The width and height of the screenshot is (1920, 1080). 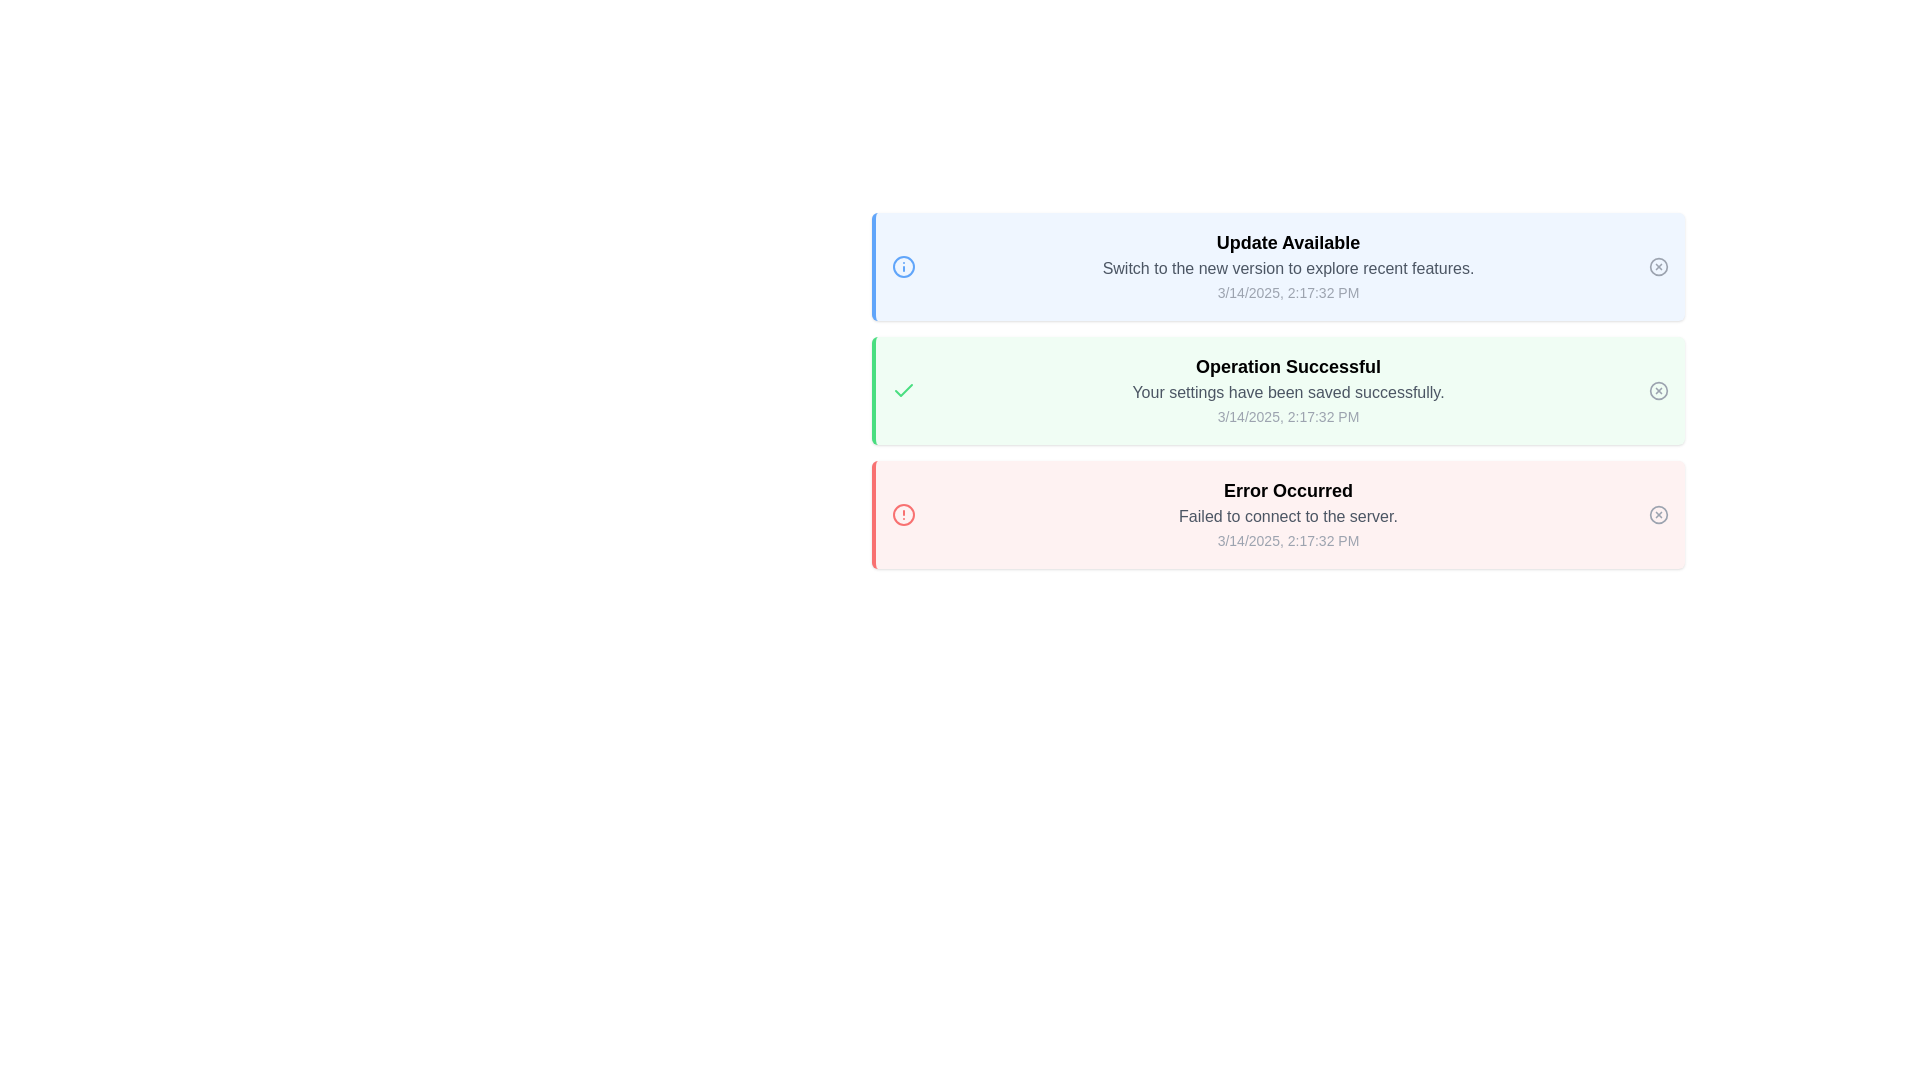 I want to click on the static text that provides detailed information about the error described in the notification above it, located below the title 'Error Occurred' and above a timestamp, so click(x=1288, y=515).